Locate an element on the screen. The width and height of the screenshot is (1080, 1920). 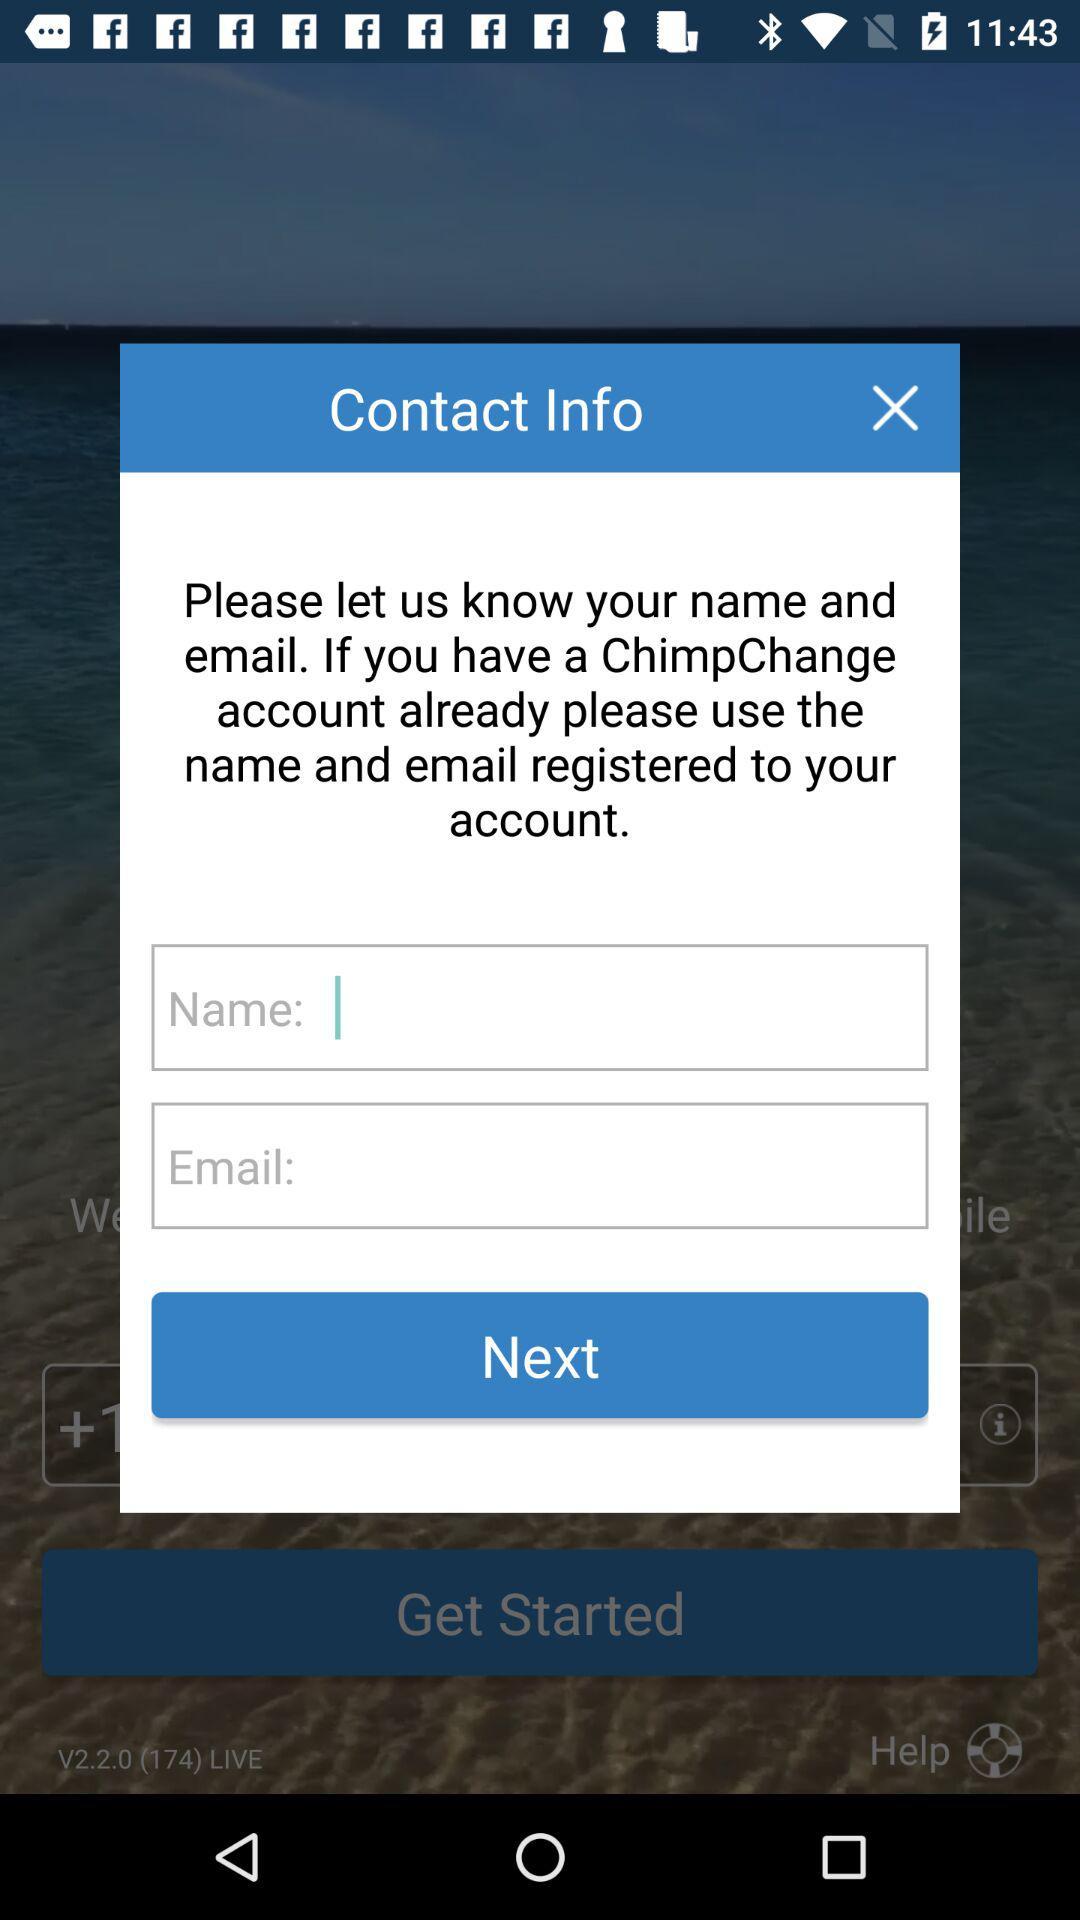
next icon is located at coordinates (540, 1355).